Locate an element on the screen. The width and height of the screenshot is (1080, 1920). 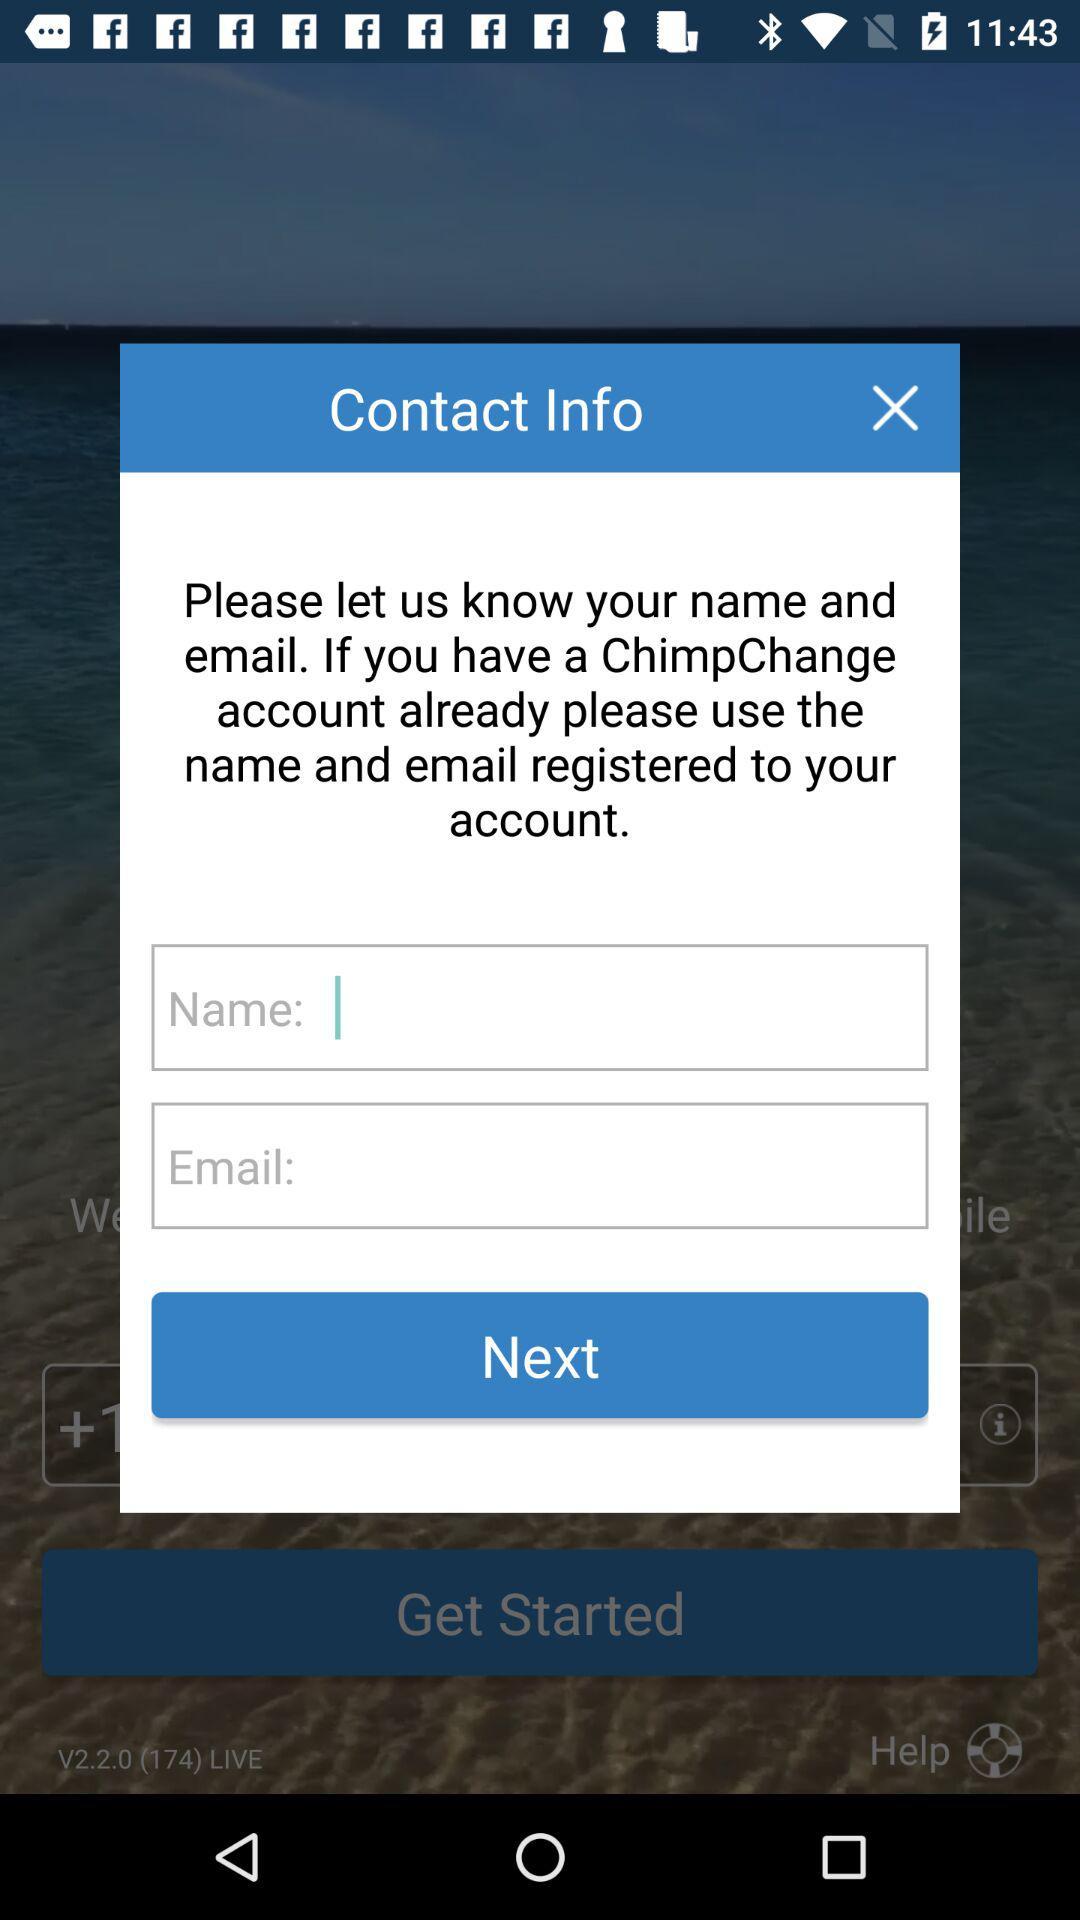
next icon is located at coordinates (540, 1355).